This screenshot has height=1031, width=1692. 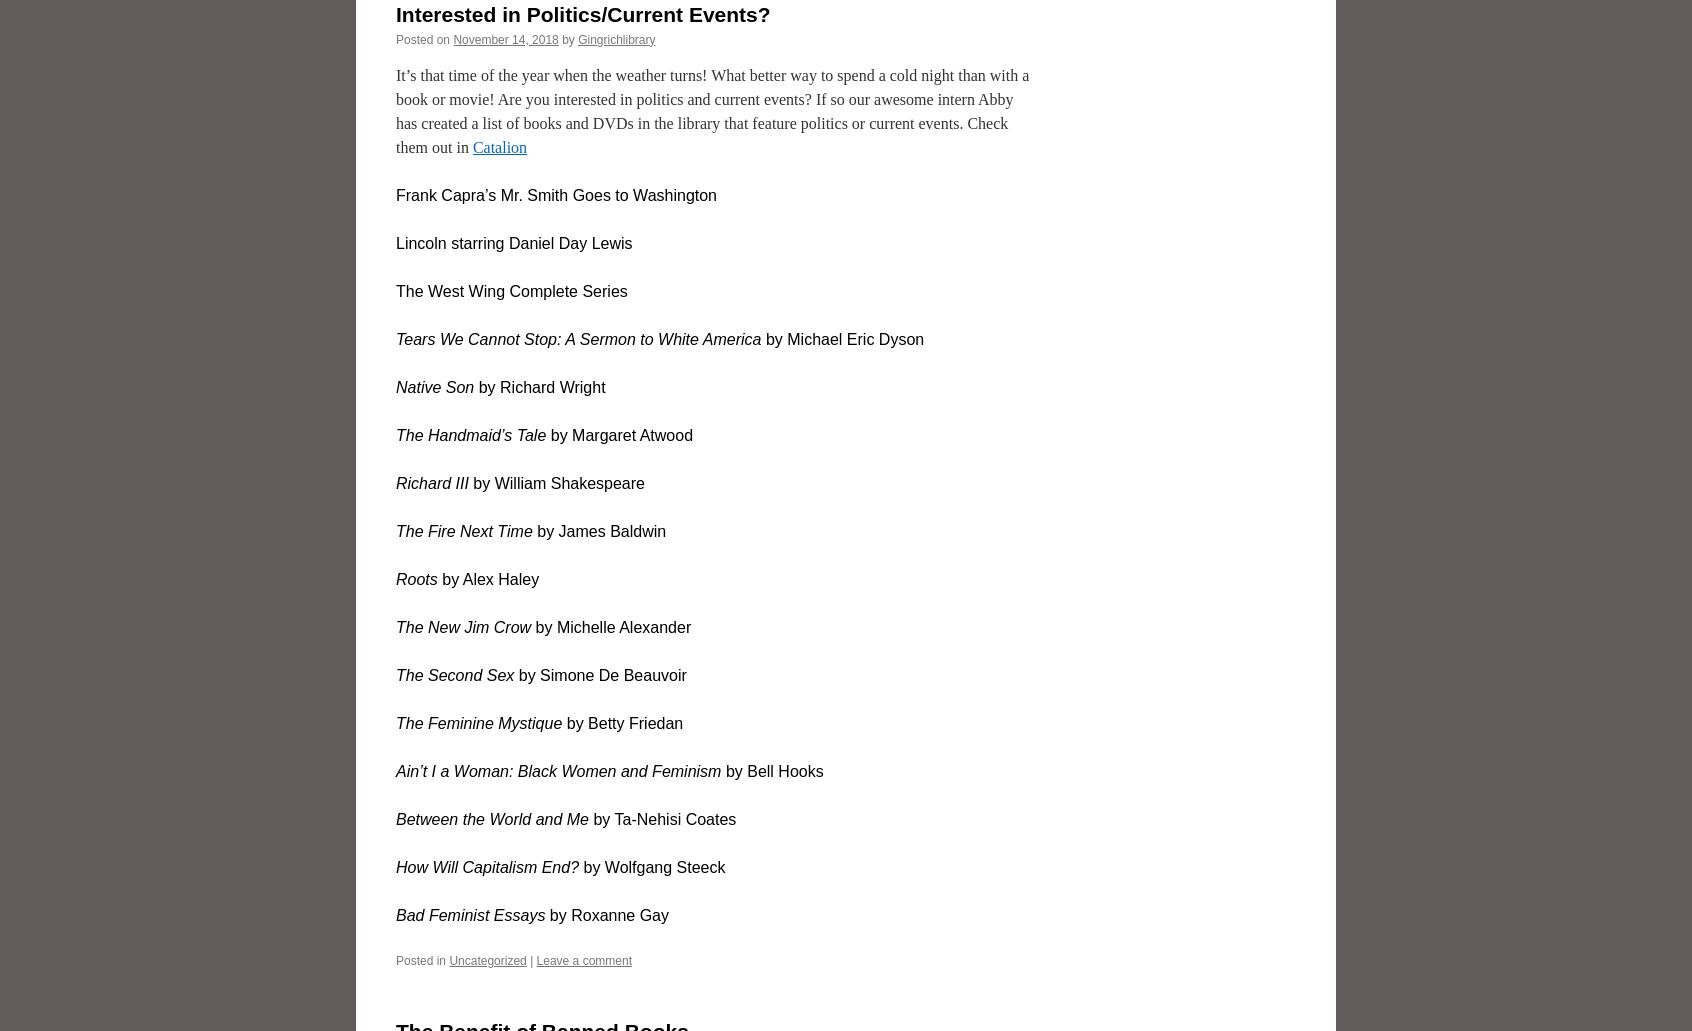 What do you see at coordinates (598, 674) in the screenshot?
I see `'by Simone De Beauvoir'` at bounding box center [598, 674].